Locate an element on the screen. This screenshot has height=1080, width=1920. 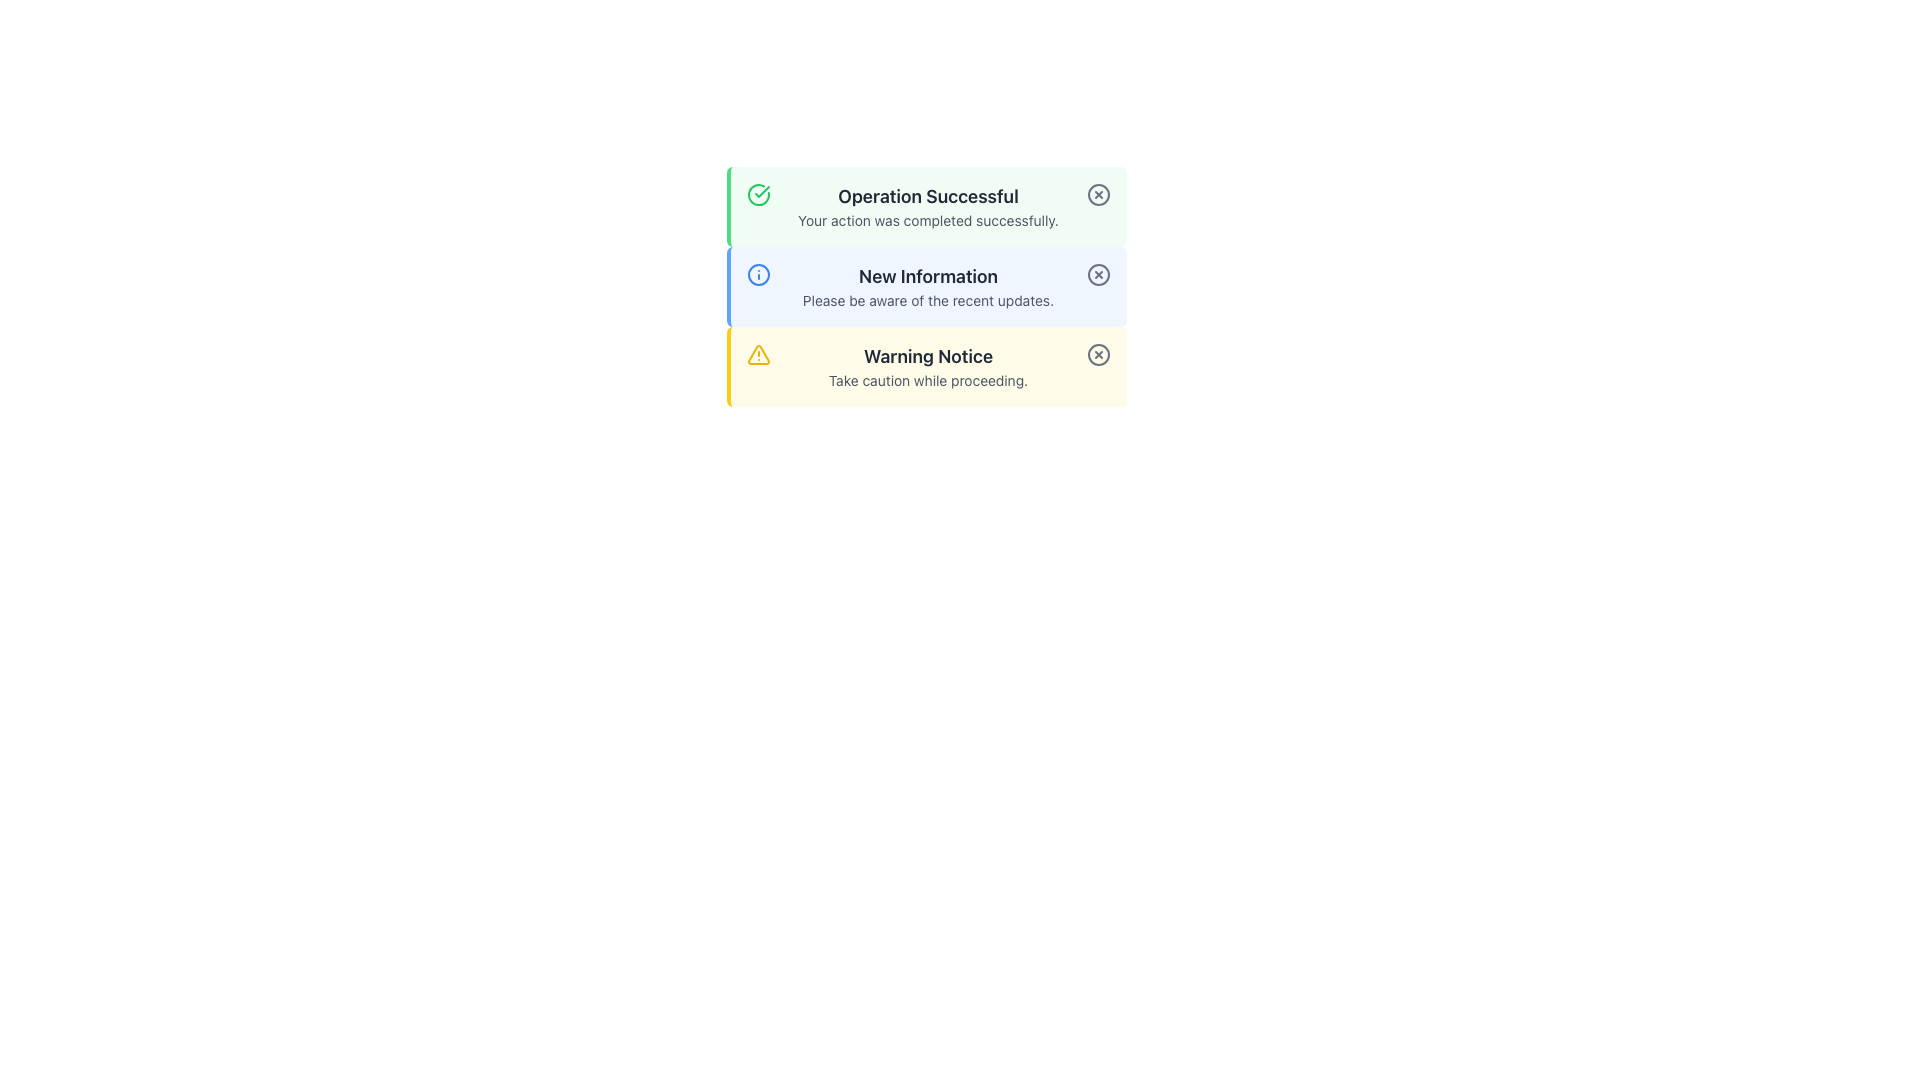
the informational notification icon located in the 'New Information' section, positioned to the left of the title text is located at coordinates (757, 274).